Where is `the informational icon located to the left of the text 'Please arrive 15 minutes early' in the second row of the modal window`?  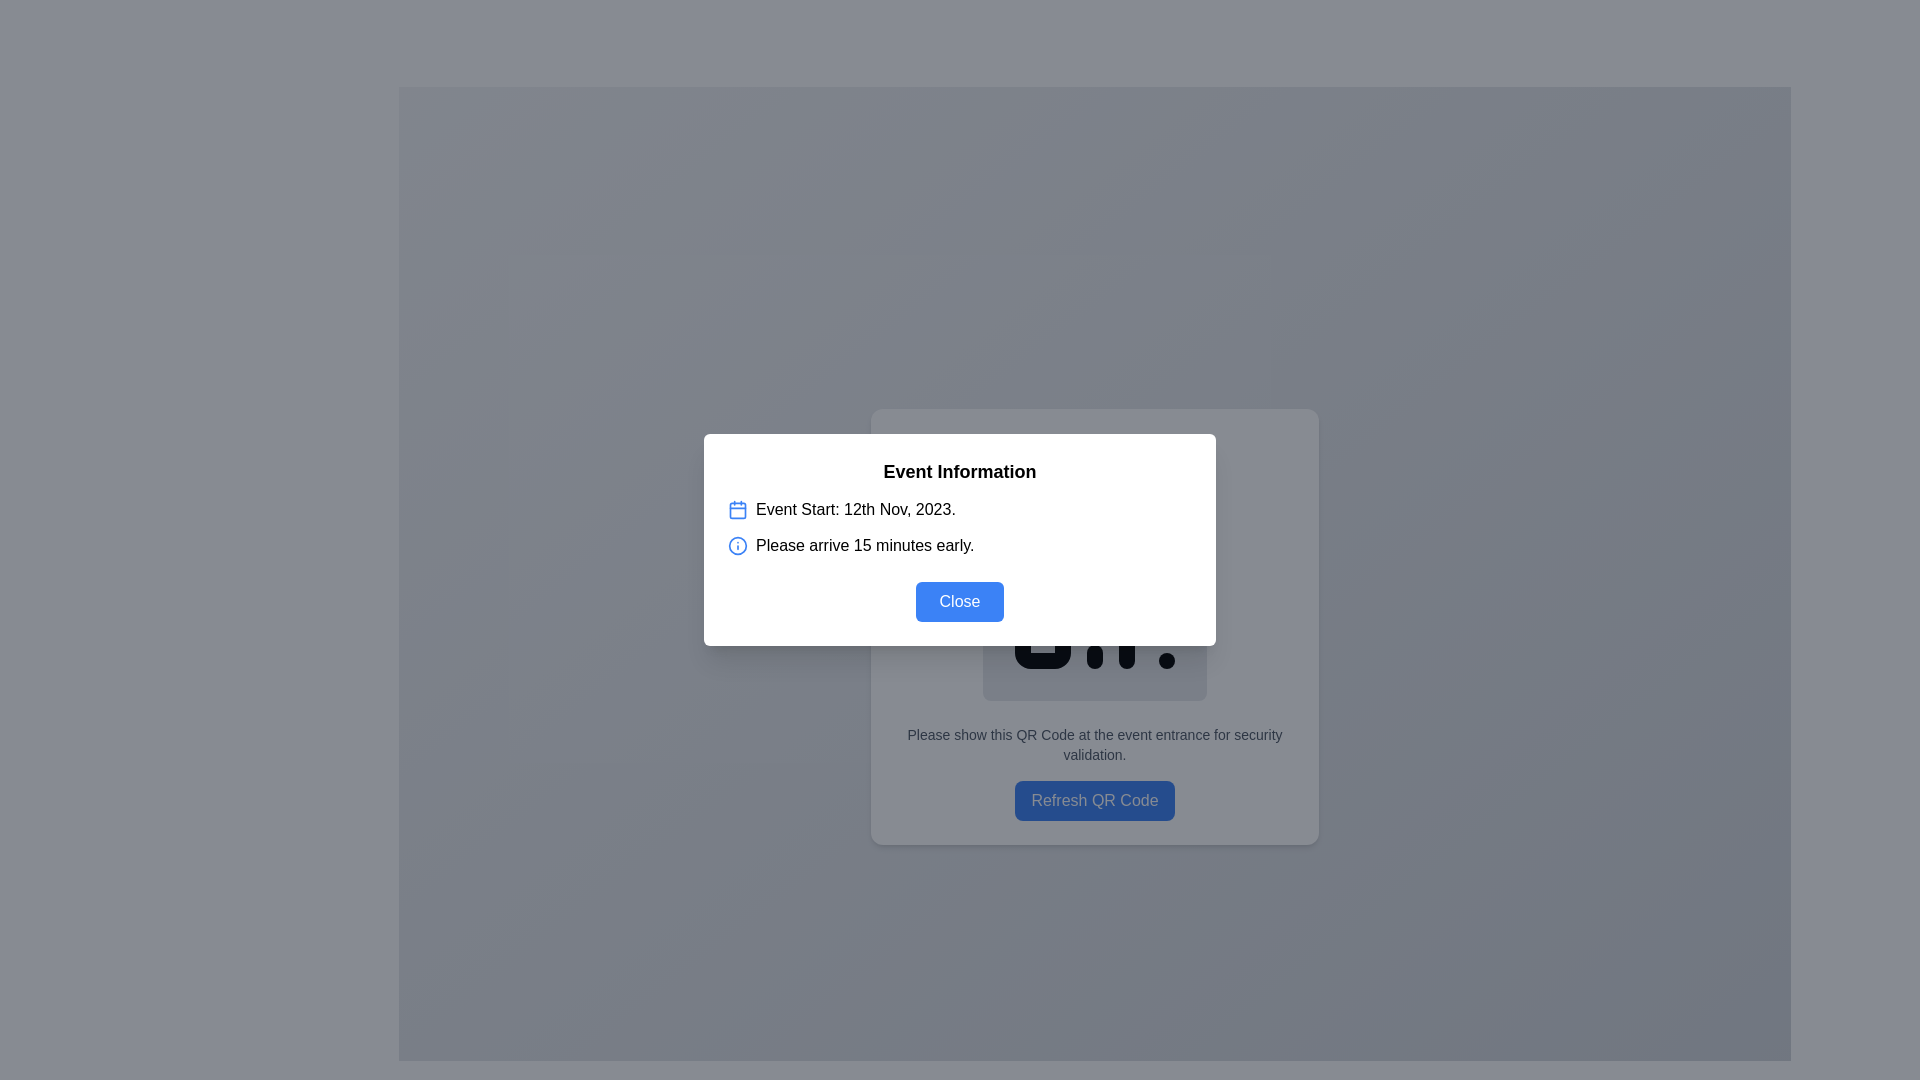 the informational icon located to the left of the text 'Please arrive 15 minutes early' in the second row of the modal window is located at coordinates (737, 546).